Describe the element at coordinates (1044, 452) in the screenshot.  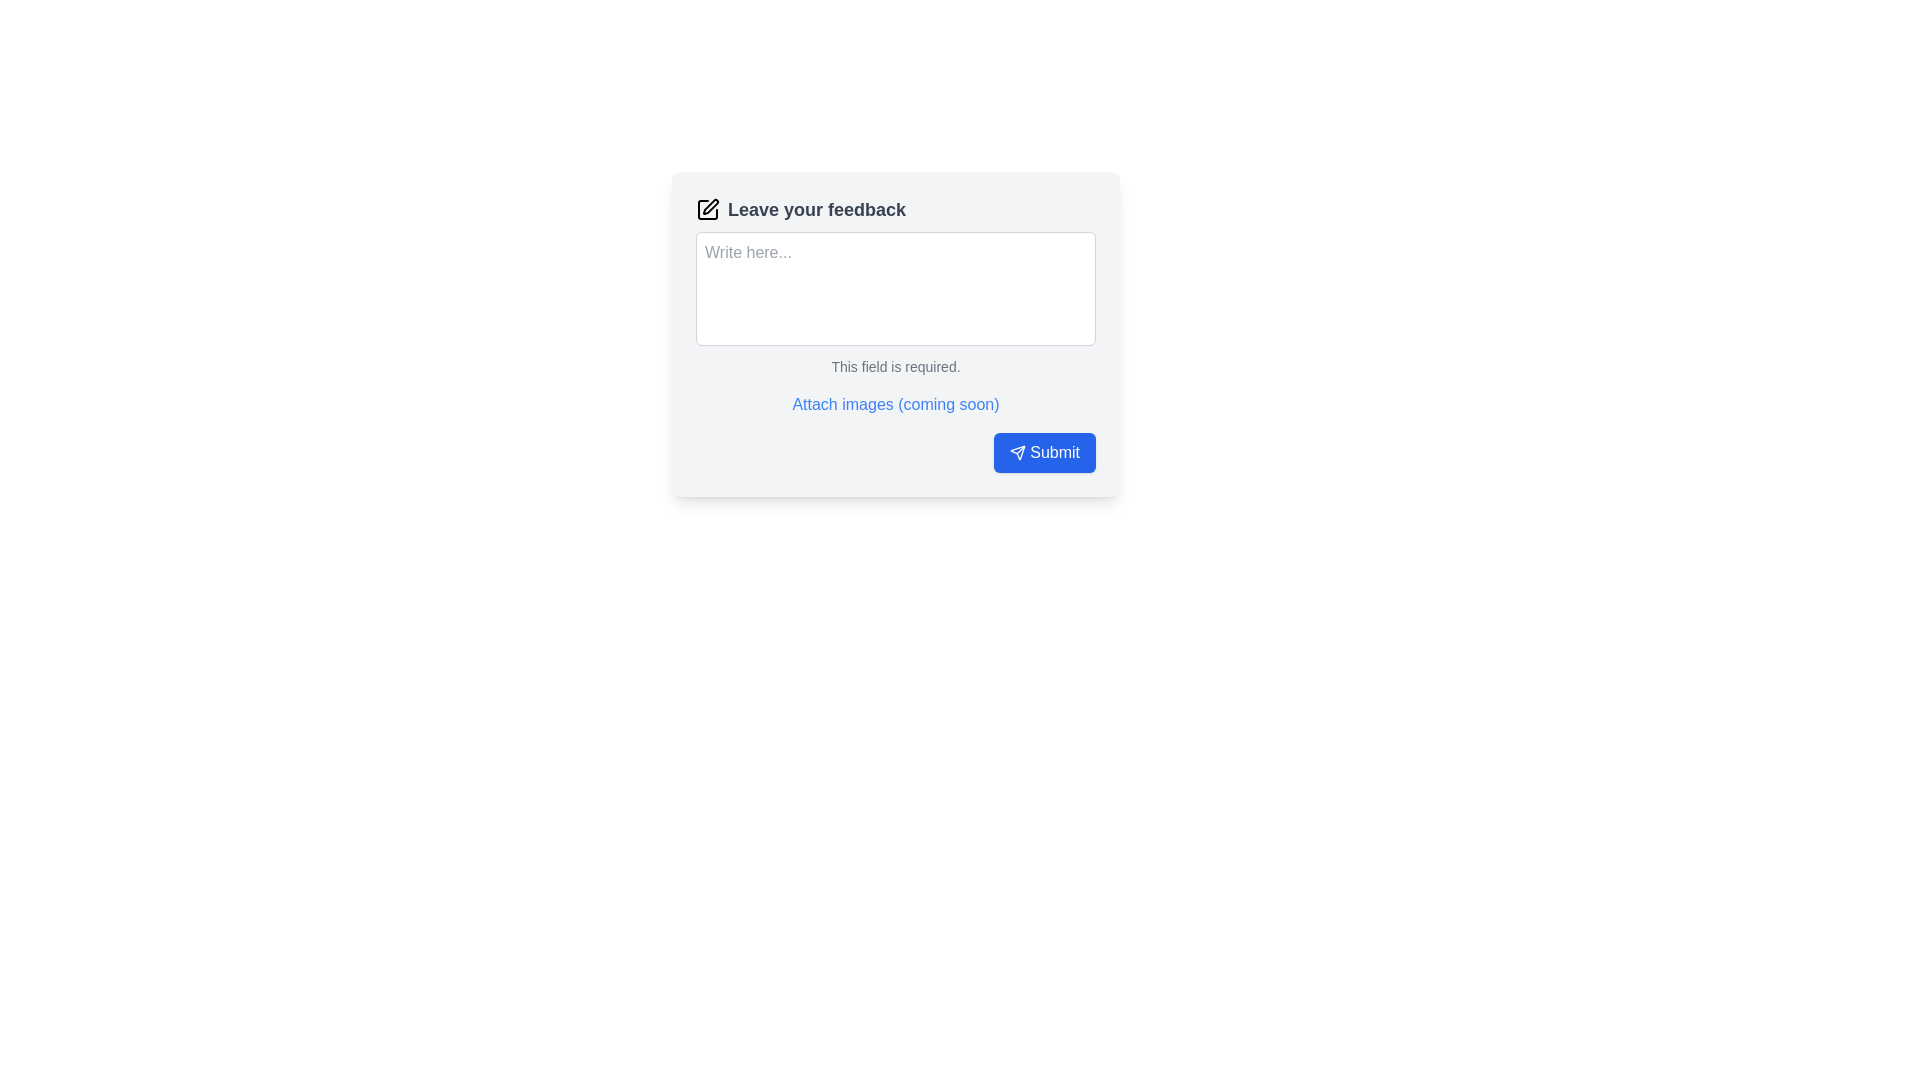
I see `the blue 'Submit' button with white text and a send icon` at that location.